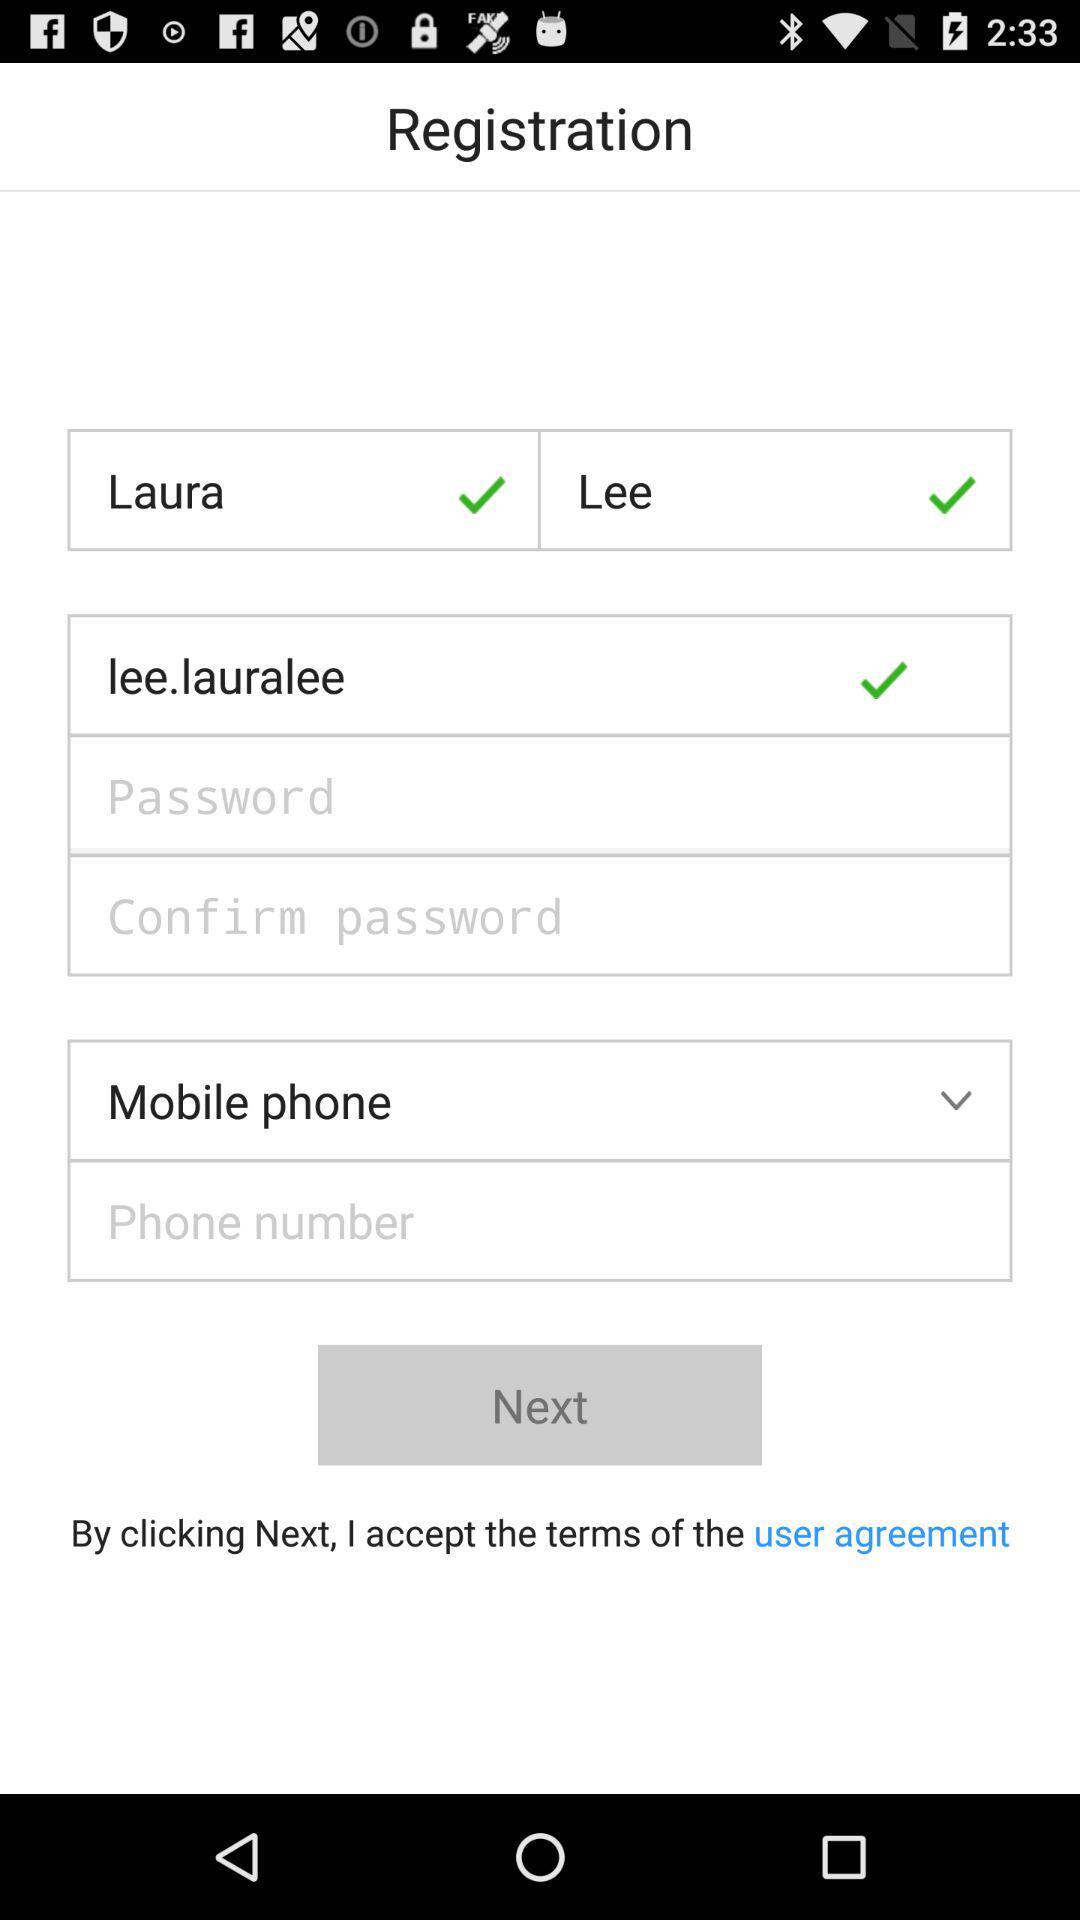 The width and height of the screenshot is (1080, 1920). Describe the element at coordinates (540, 794) in the screenshot. I see `password` at that location.